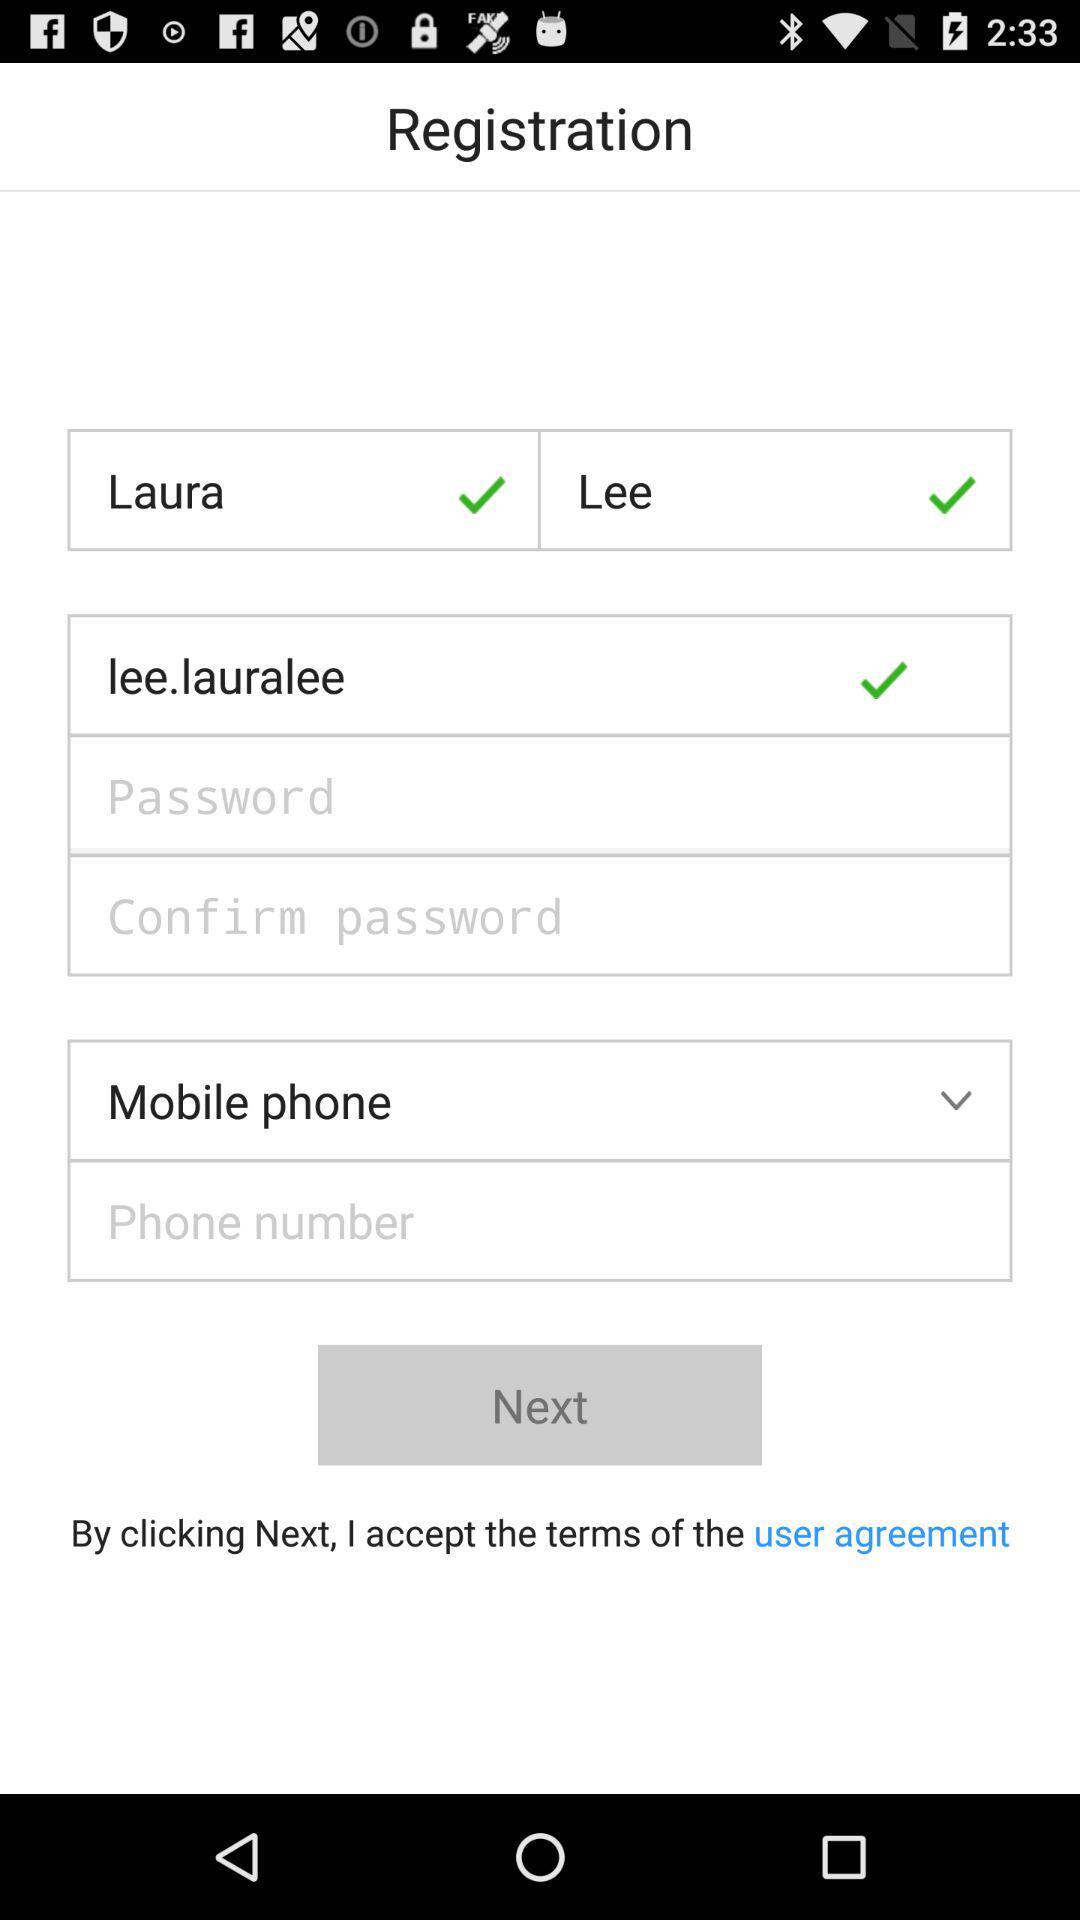 The width and height of the screenshot is (1080, 1920). Describe the element at coordinates (540, 794) in the screenshot. I see `password` at that location.